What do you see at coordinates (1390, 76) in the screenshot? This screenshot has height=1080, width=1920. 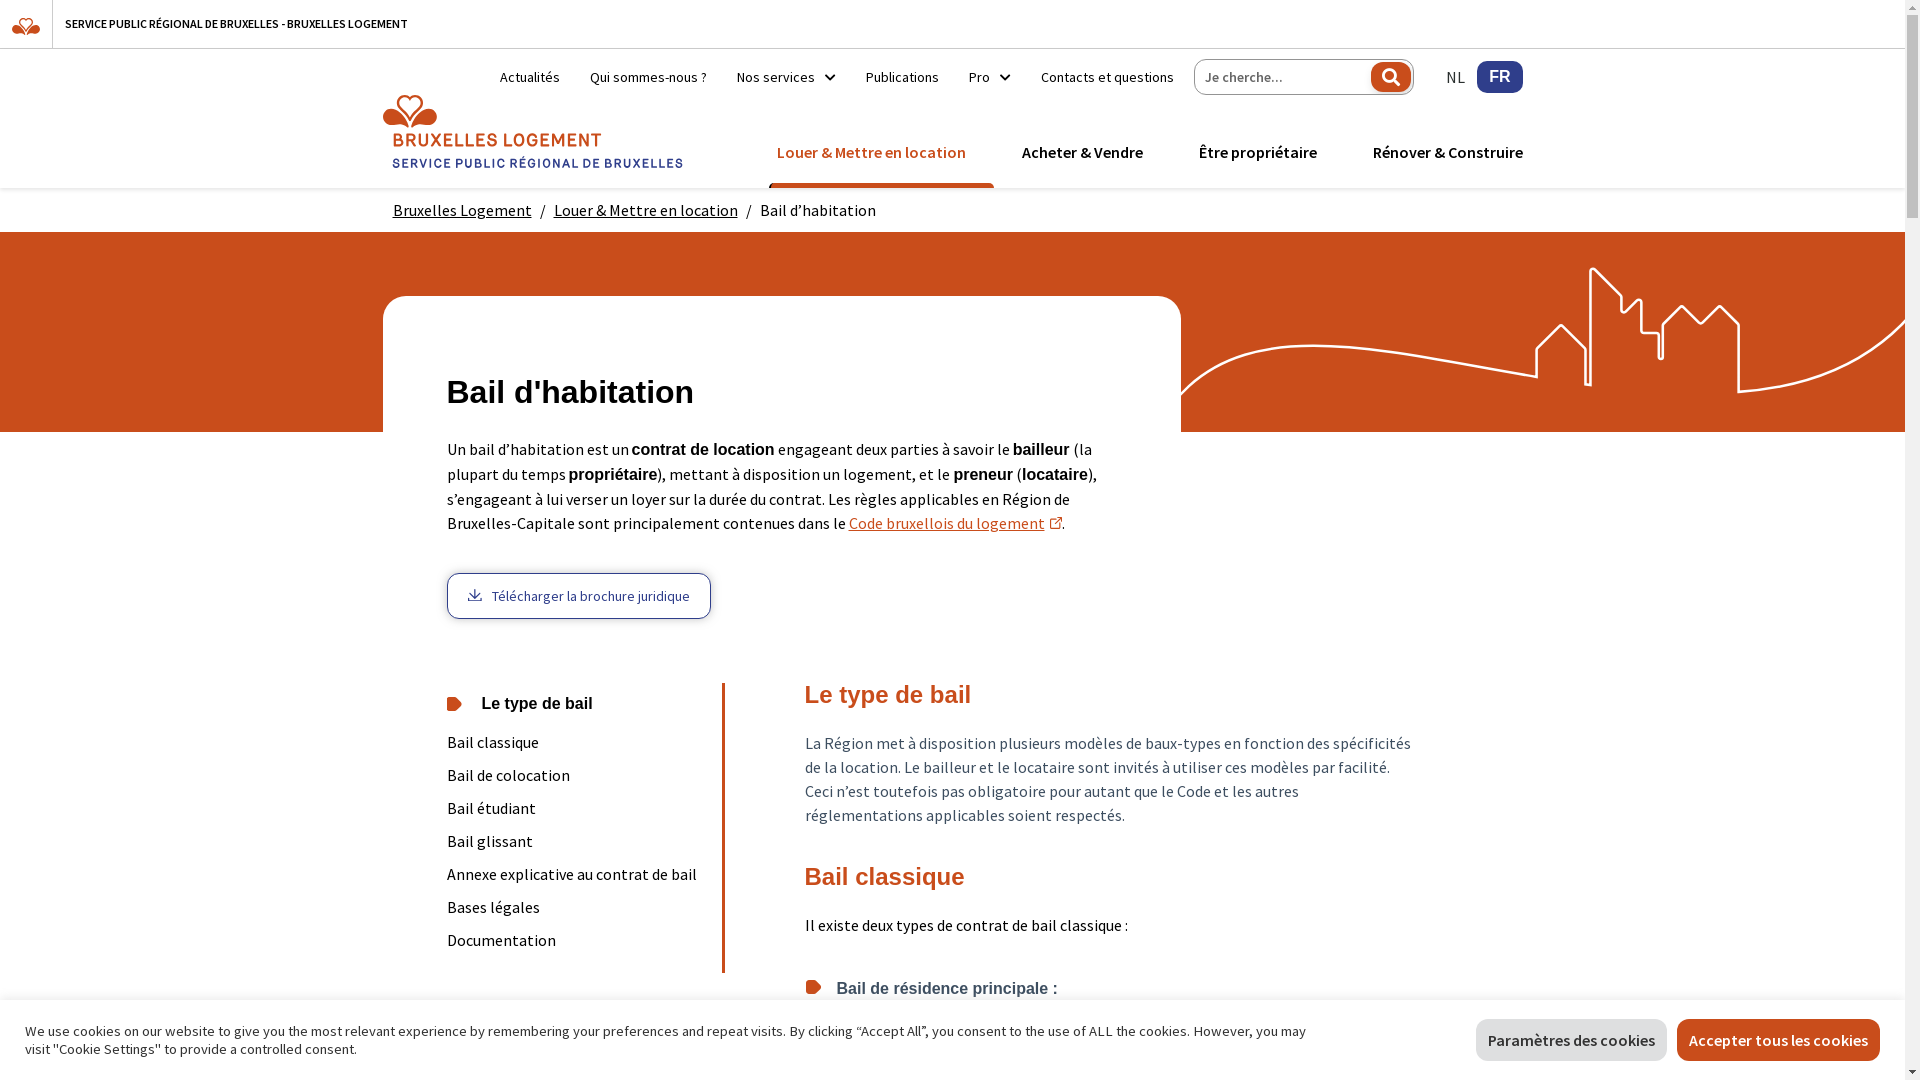 I see `'Rechercher'` at bounding box center [1390, 76].